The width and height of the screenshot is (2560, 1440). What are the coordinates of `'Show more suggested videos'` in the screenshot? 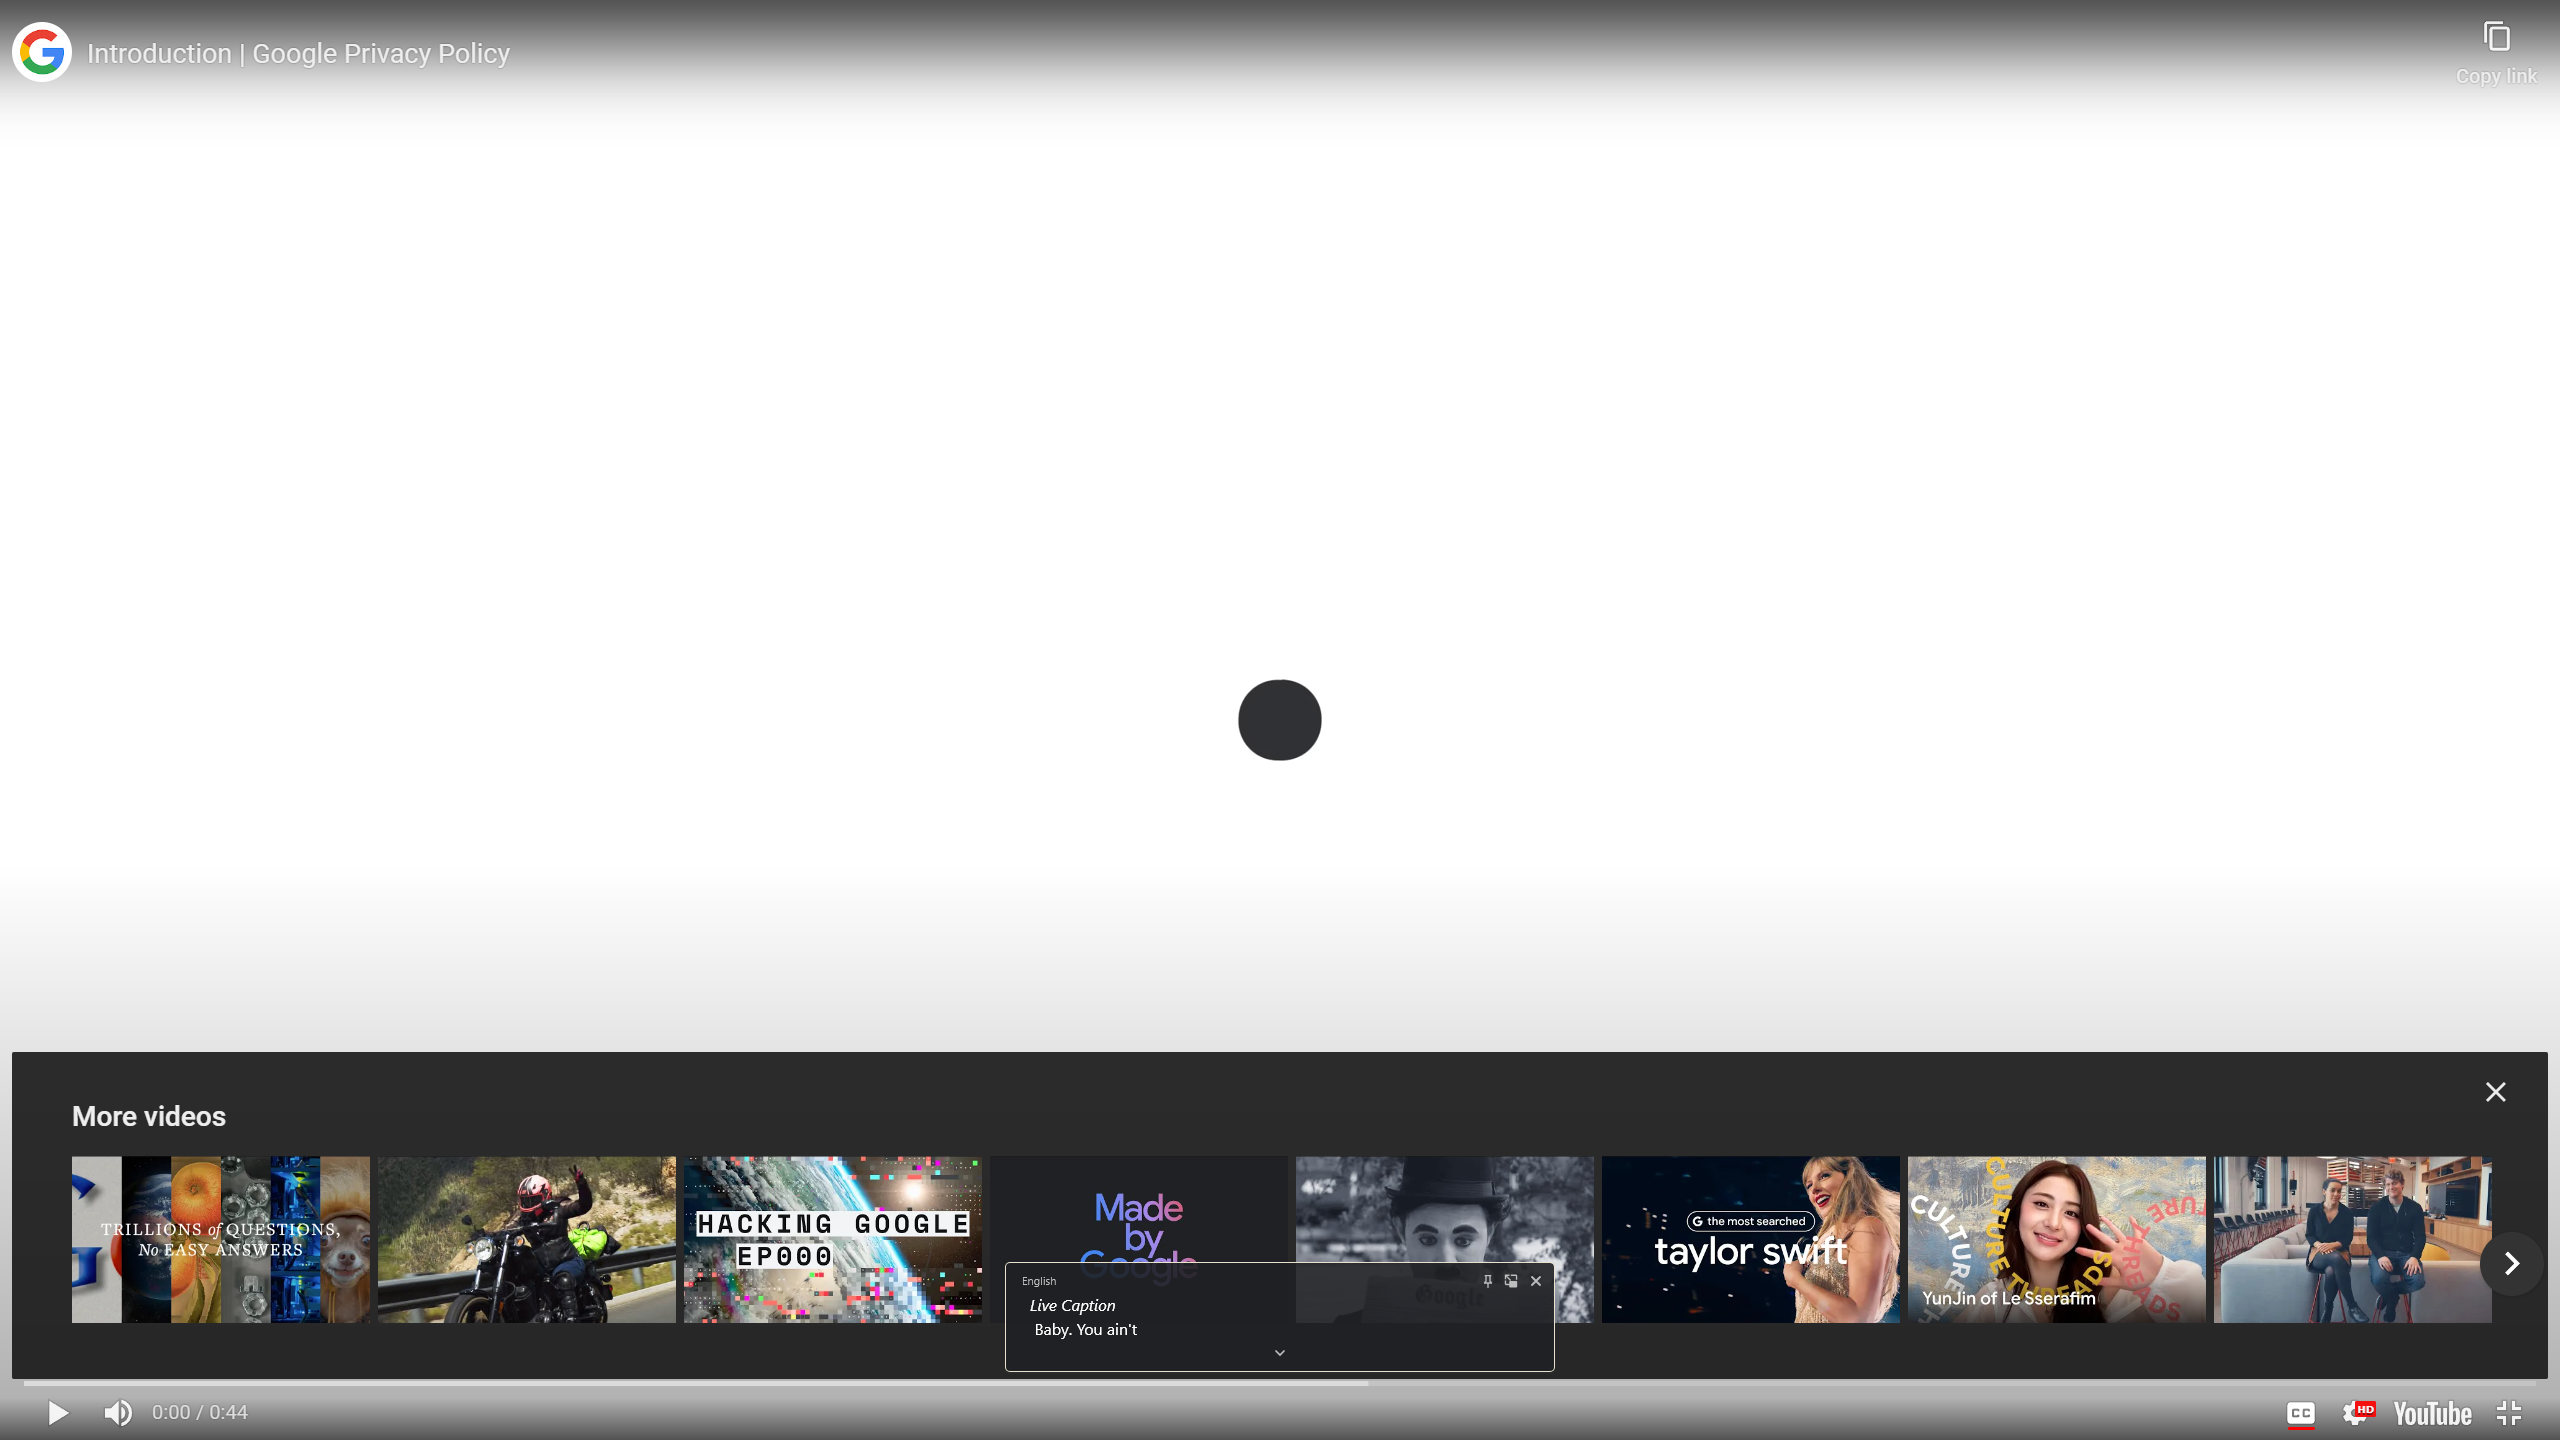 It's located at (2511, 1263).